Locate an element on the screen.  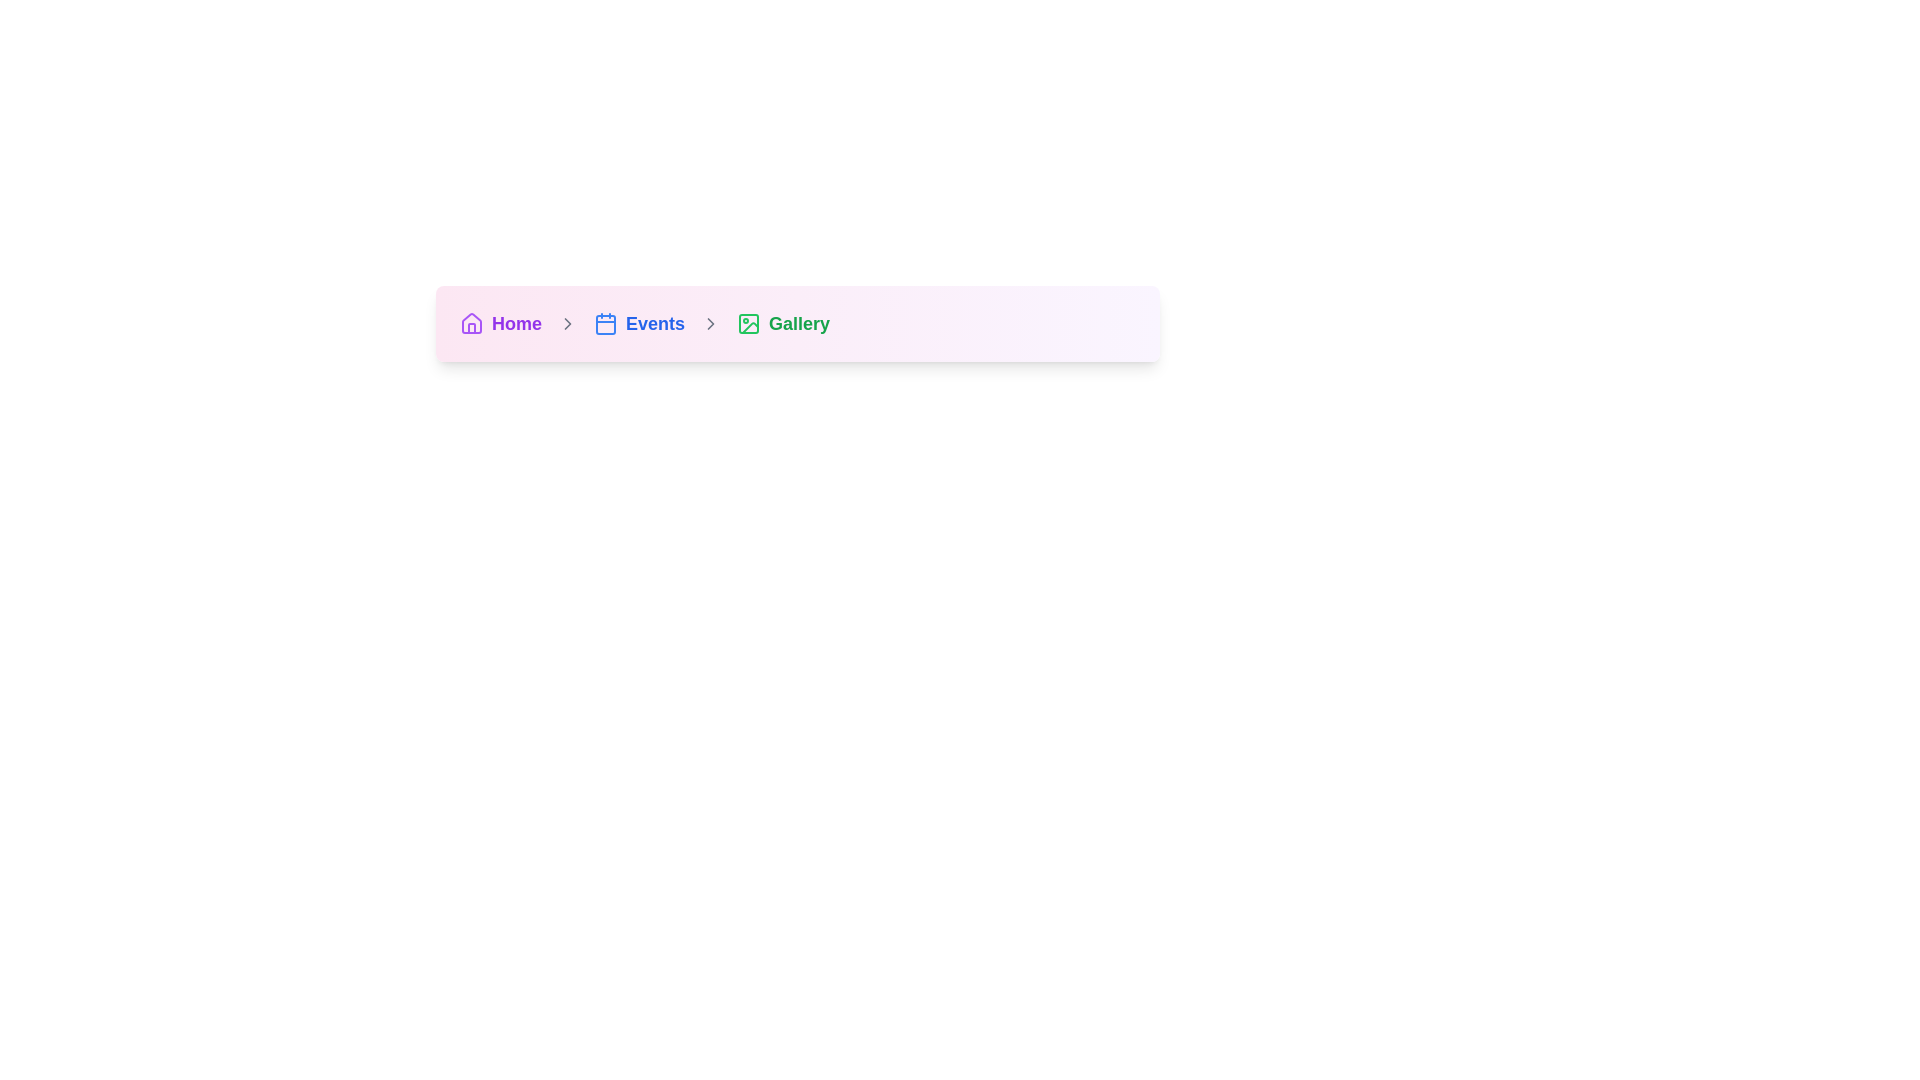
the calendar icon with a blue outline located to the left of the text 'Events' is located at coordinates (604, 323).